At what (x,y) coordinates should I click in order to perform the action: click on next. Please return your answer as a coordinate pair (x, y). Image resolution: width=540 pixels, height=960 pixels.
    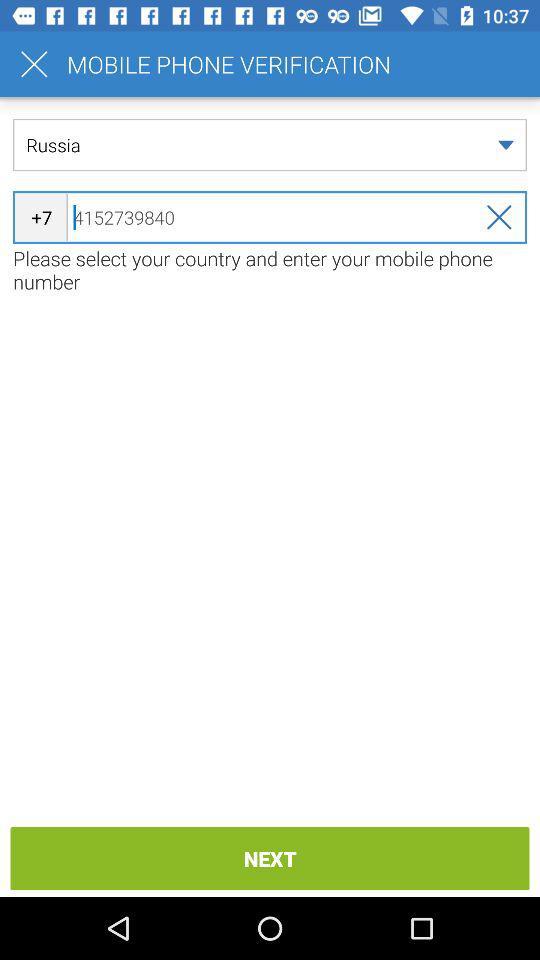
    Looking at the image, I should click on (270, 857).